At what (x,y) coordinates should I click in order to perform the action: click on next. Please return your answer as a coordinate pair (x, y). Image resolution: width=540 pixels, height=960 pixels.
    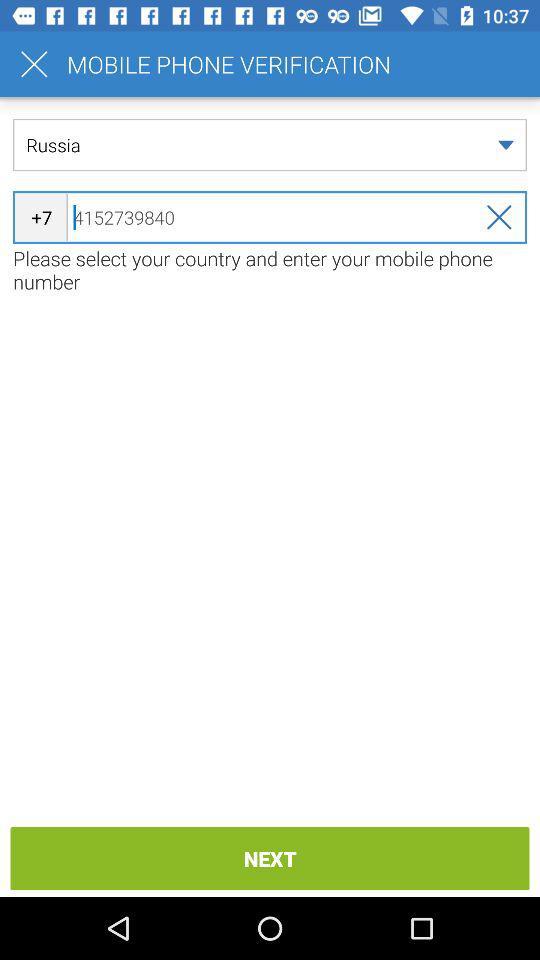
    Looking at the image, I should click on (270, 857).